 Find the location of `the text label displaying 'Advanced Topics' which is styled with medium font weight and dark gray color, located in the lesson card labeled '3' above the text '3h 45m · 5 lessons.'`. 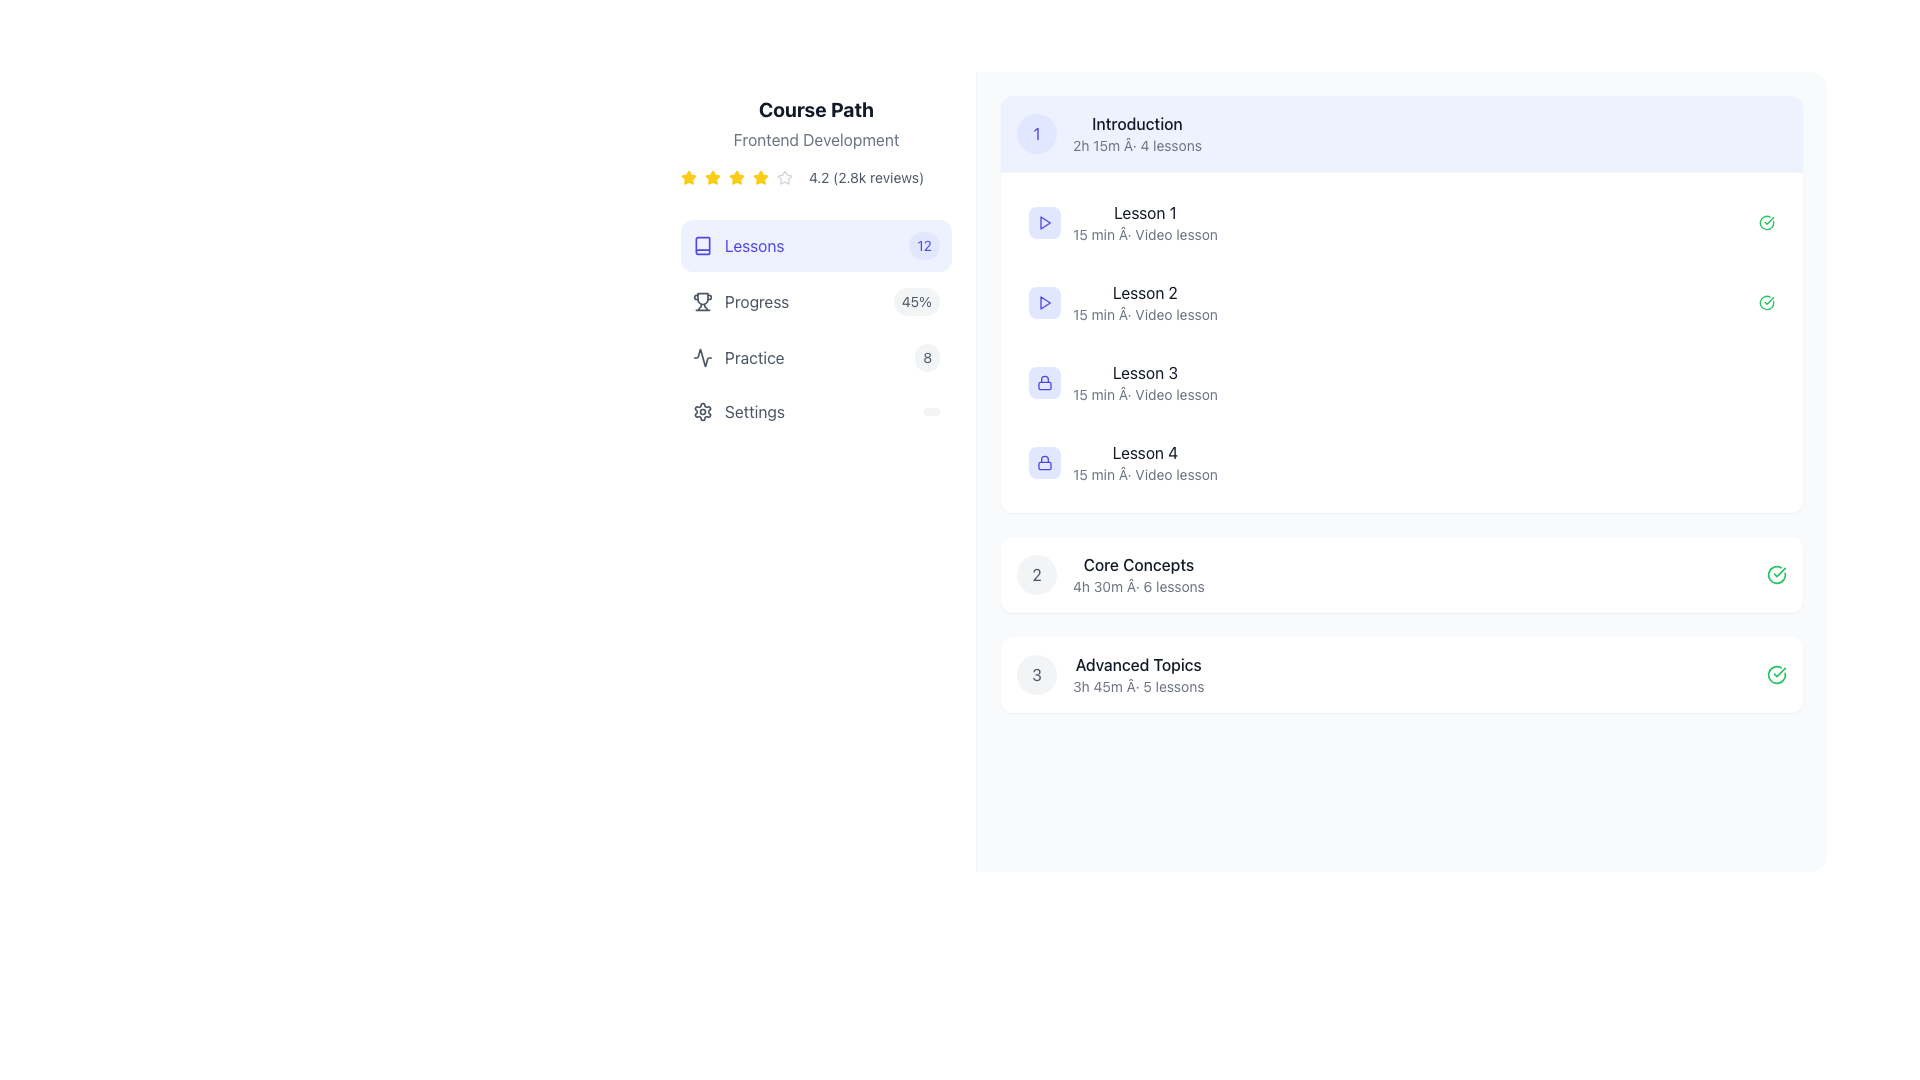

the text label displaying 'Advanced Topics' which is styled with medium font weight and dark gray color, located in the lesson card labeled '3' above the text '3h 45m · 5 lessons.' is located at coordinates (1138, 664).